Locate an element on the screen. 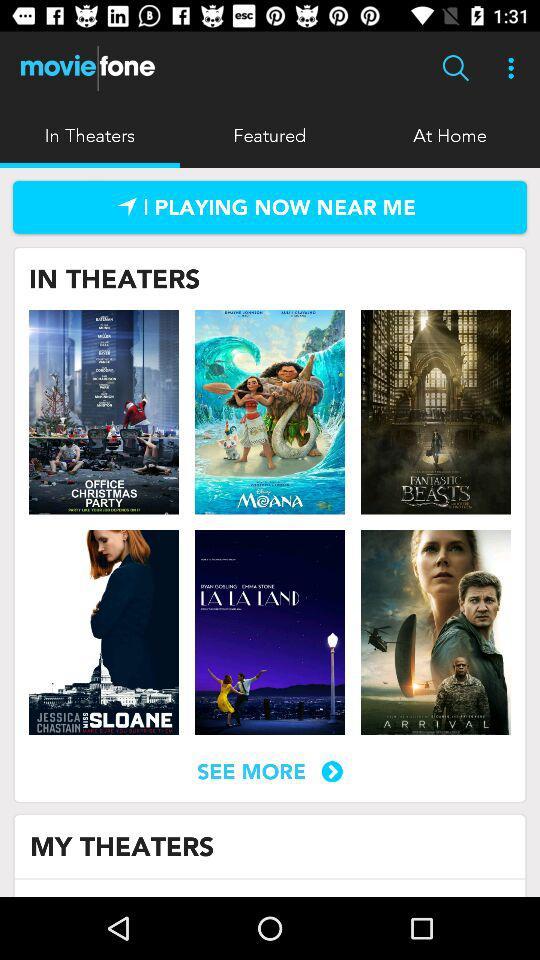 The image size is (540, 960). discover more music is located at coordinates (270, 207).